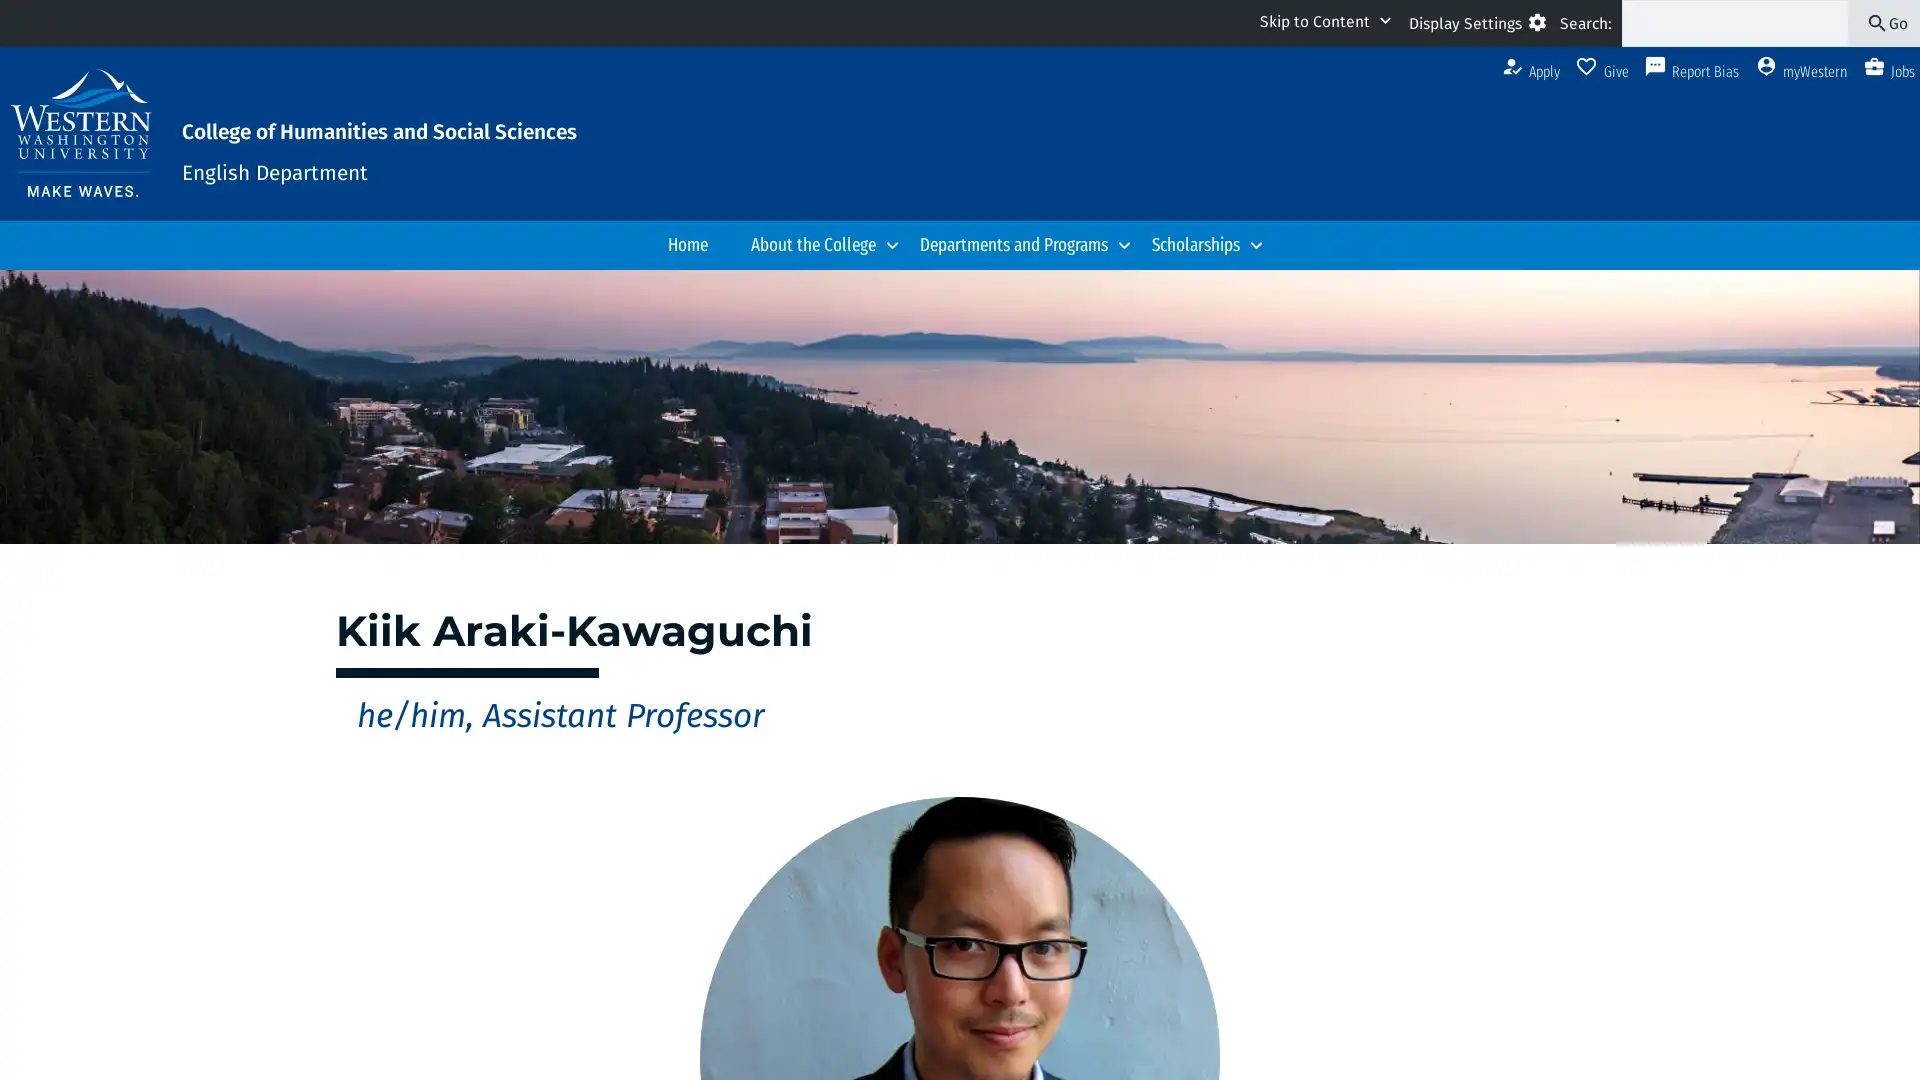  Describe the element at coordinates (1200, 244) in the screenshot. I see `Scholarships` at that location.